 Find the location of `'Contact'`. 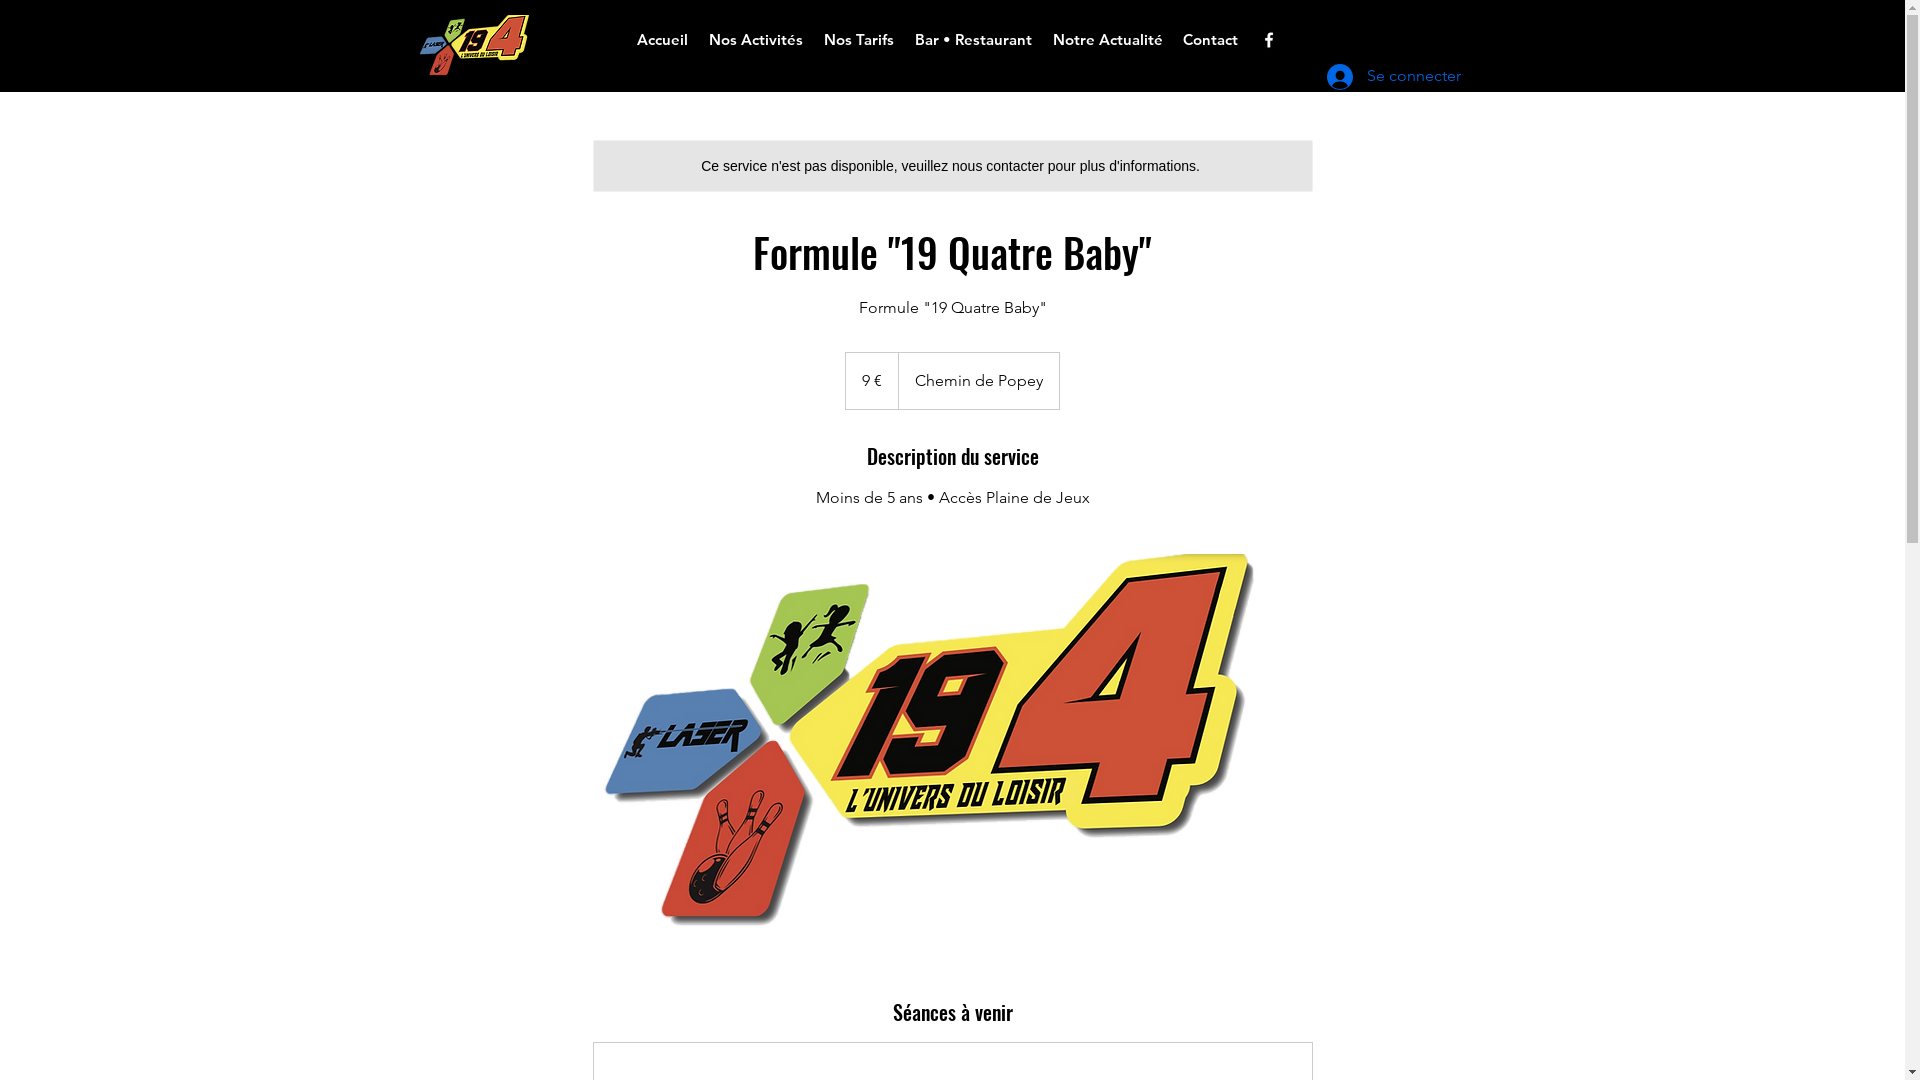

'Contact' is located at coordinates (1208, 39).